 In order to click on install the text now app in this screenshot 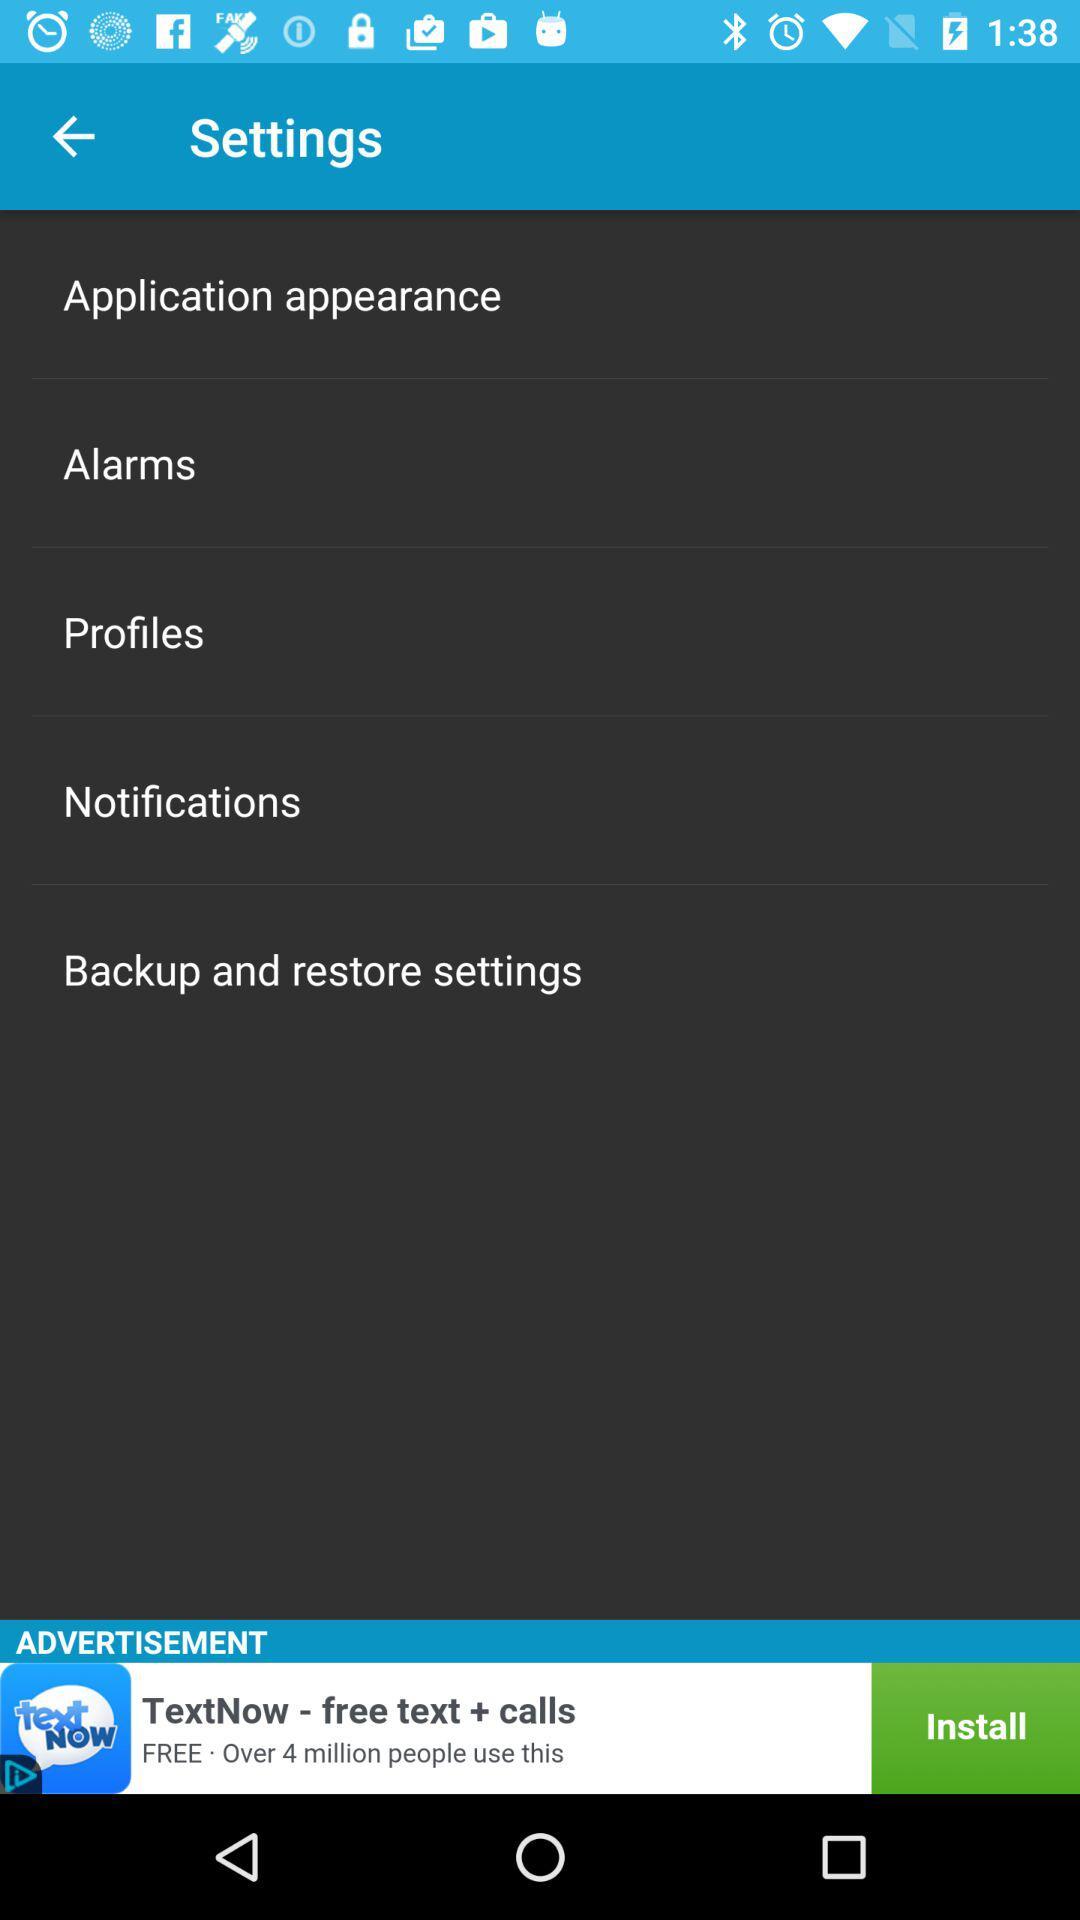, I will do `click(540, 1727)`.